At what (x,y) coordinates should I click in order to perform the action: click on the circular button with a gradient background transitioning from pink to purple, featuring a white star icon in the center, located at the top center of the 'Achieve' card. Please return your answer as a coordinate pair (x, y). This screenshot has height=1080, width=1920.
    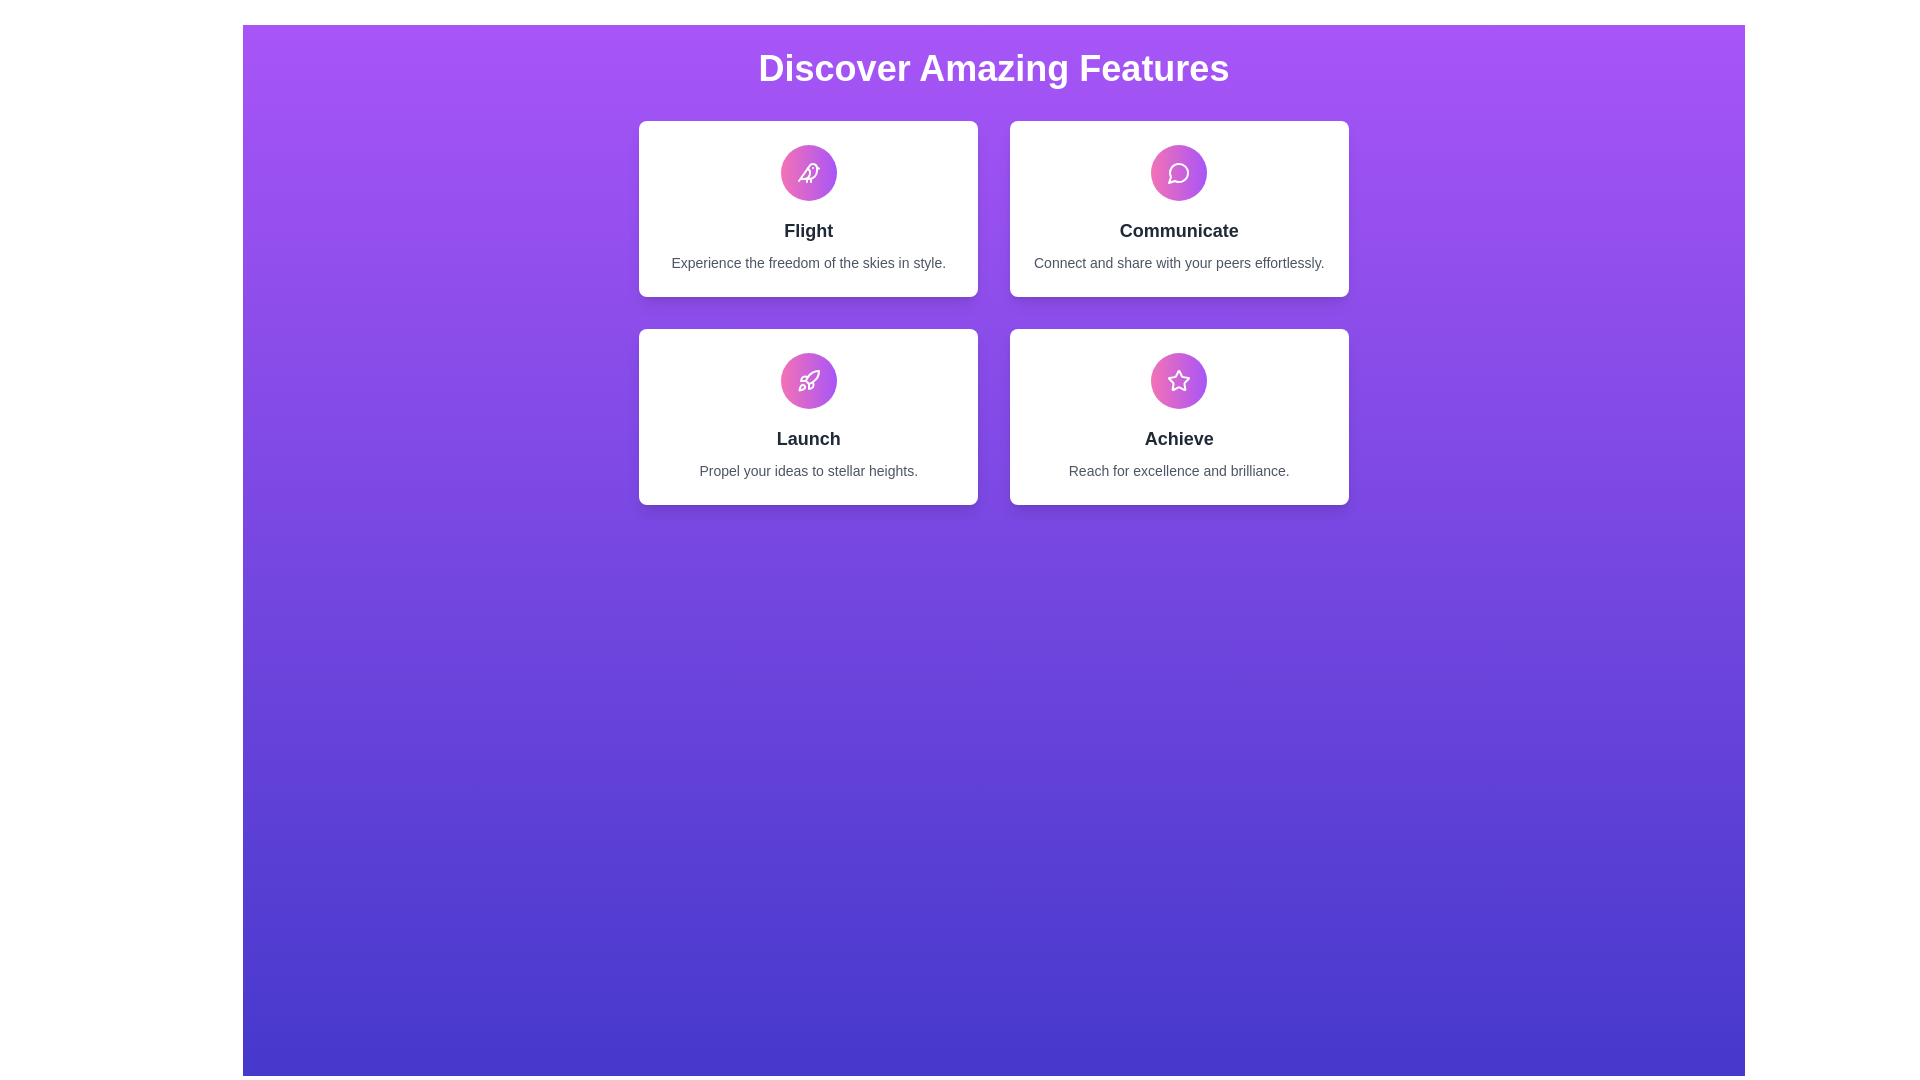
    Looking at the image, I should click on (1179, 381).